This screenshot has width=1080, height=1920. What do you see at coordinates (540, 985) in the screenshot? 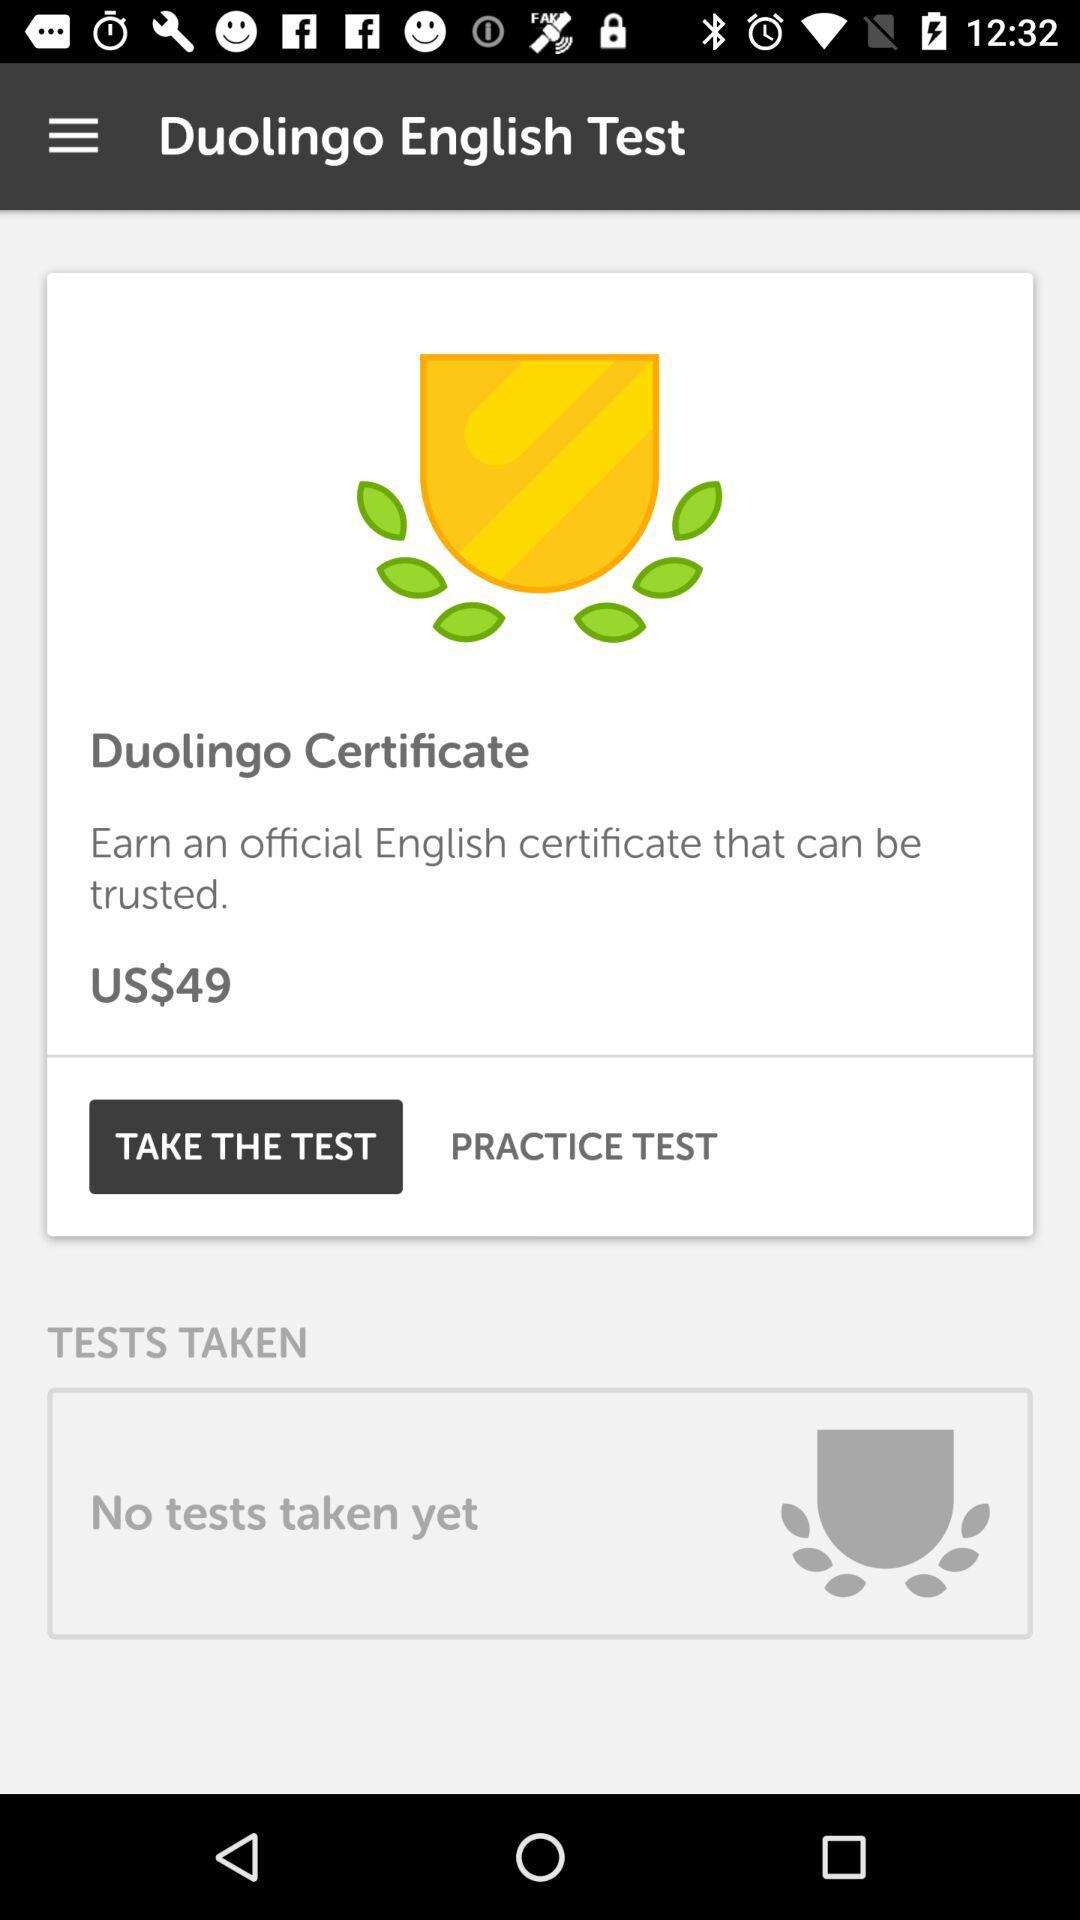
I see `us$49` at bounding box center [540, 985].